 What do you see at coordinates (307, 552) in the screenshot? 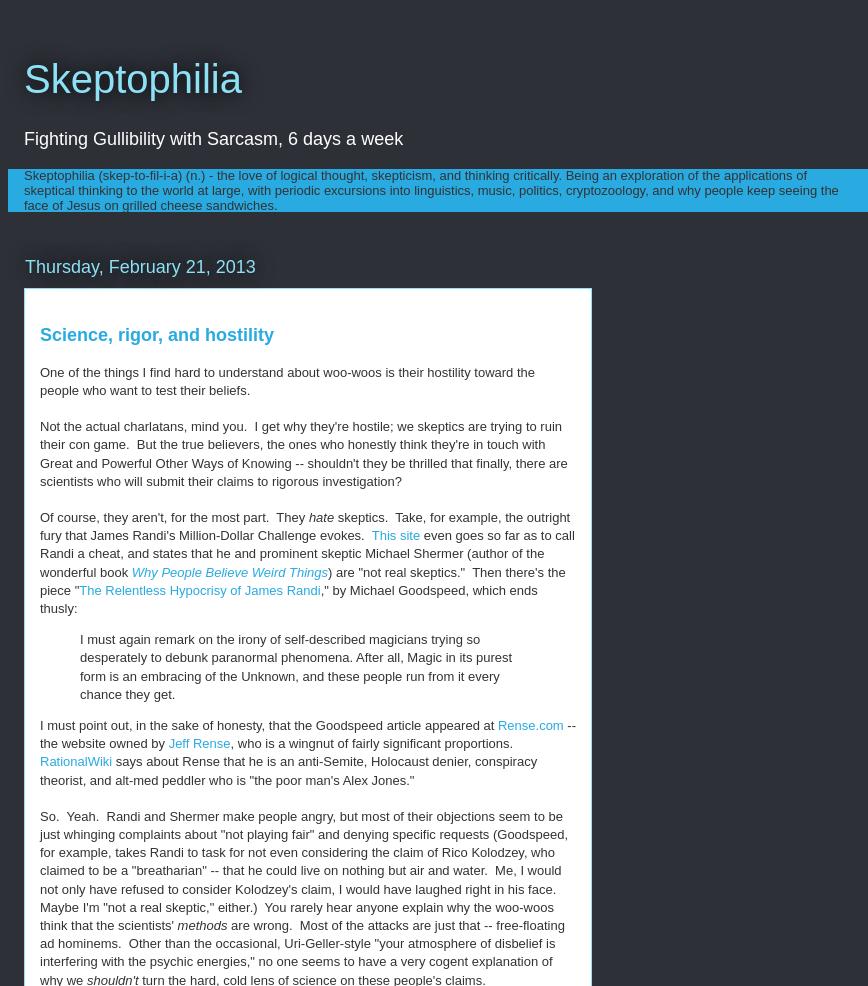
I see `'even goes so far as to call Randi a cheat, and states that he and prominent skeptic Michael Shermer (author of the wonderful book'` at bounding box center [307, 552].